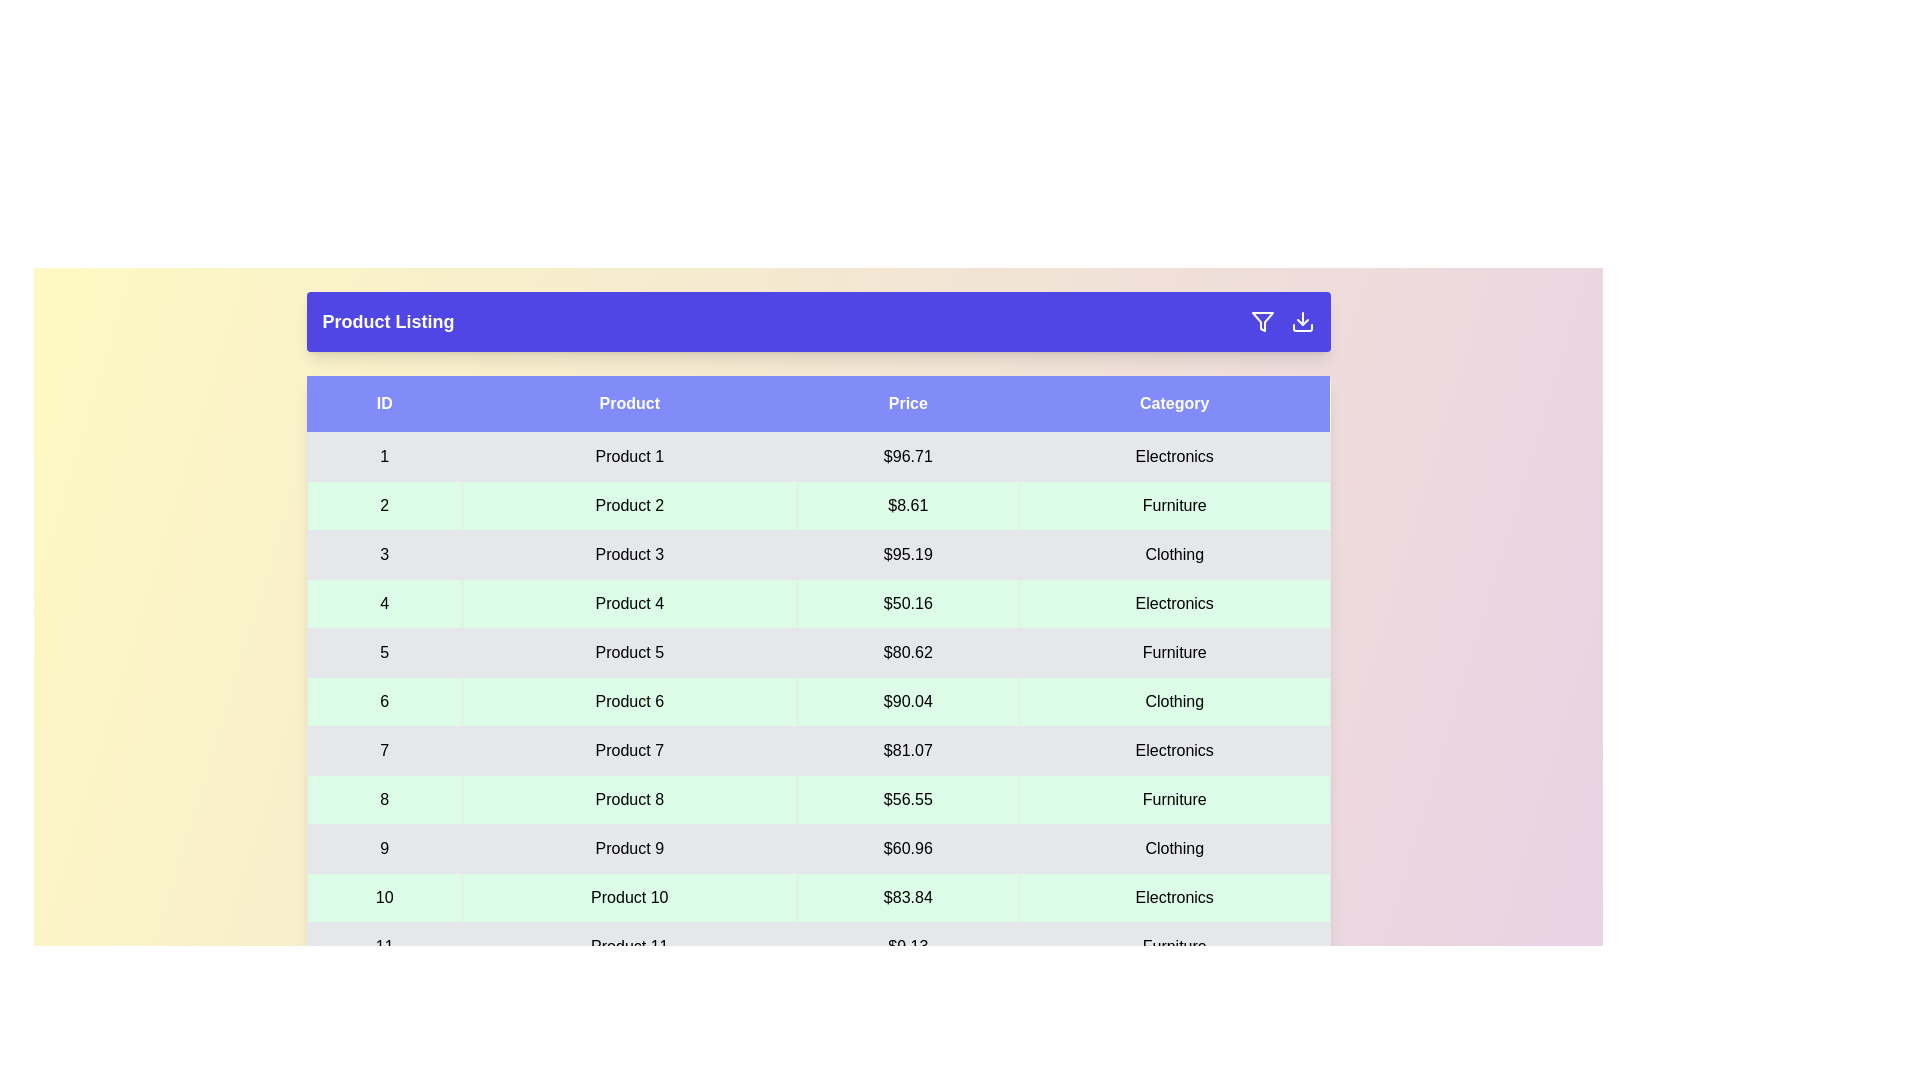 The image size is (1920, 1080). I want to click on the filter button to apply filters to the displayed data, so click(1261, 320).